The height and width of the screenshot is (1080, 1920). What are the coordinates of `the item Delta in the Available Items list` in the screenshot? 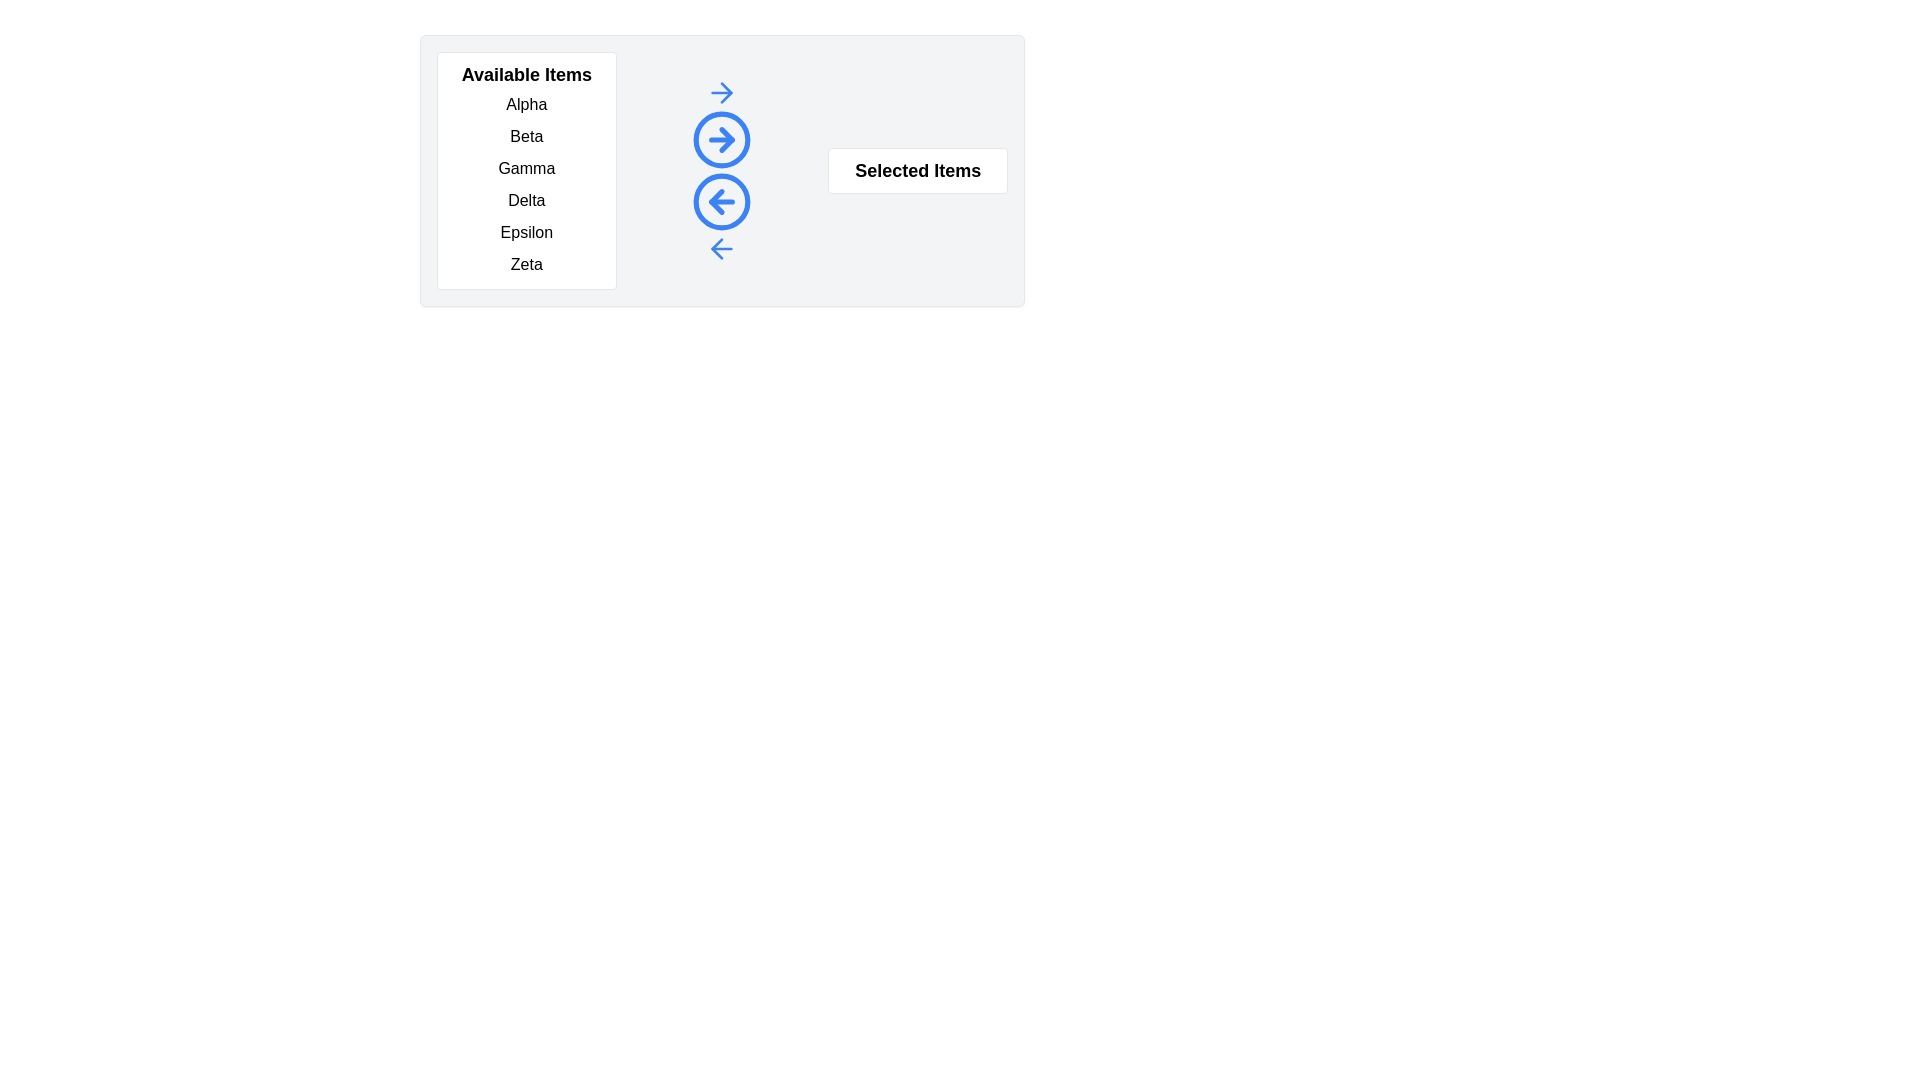 It's located at (526, 200).